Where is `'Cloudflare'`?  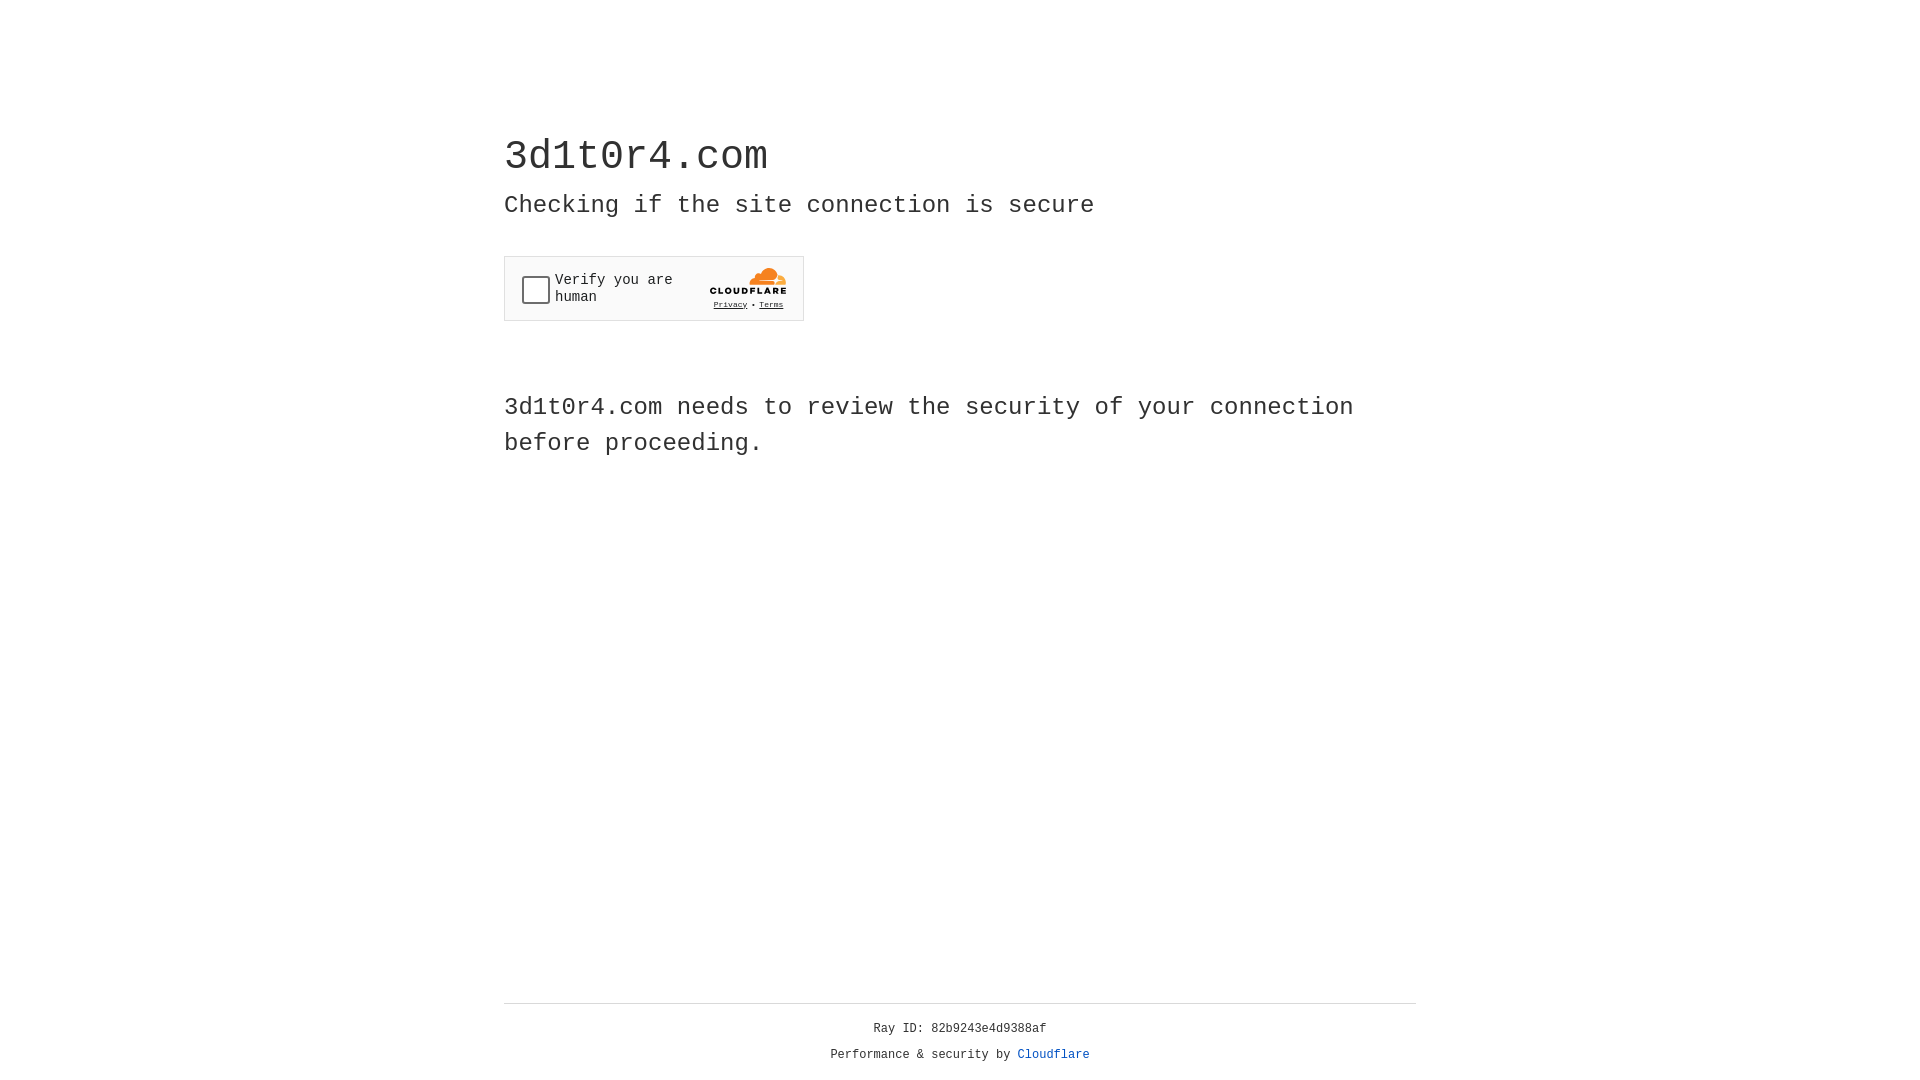 'Cloudflare' is located at coordinates (1053, 1054).